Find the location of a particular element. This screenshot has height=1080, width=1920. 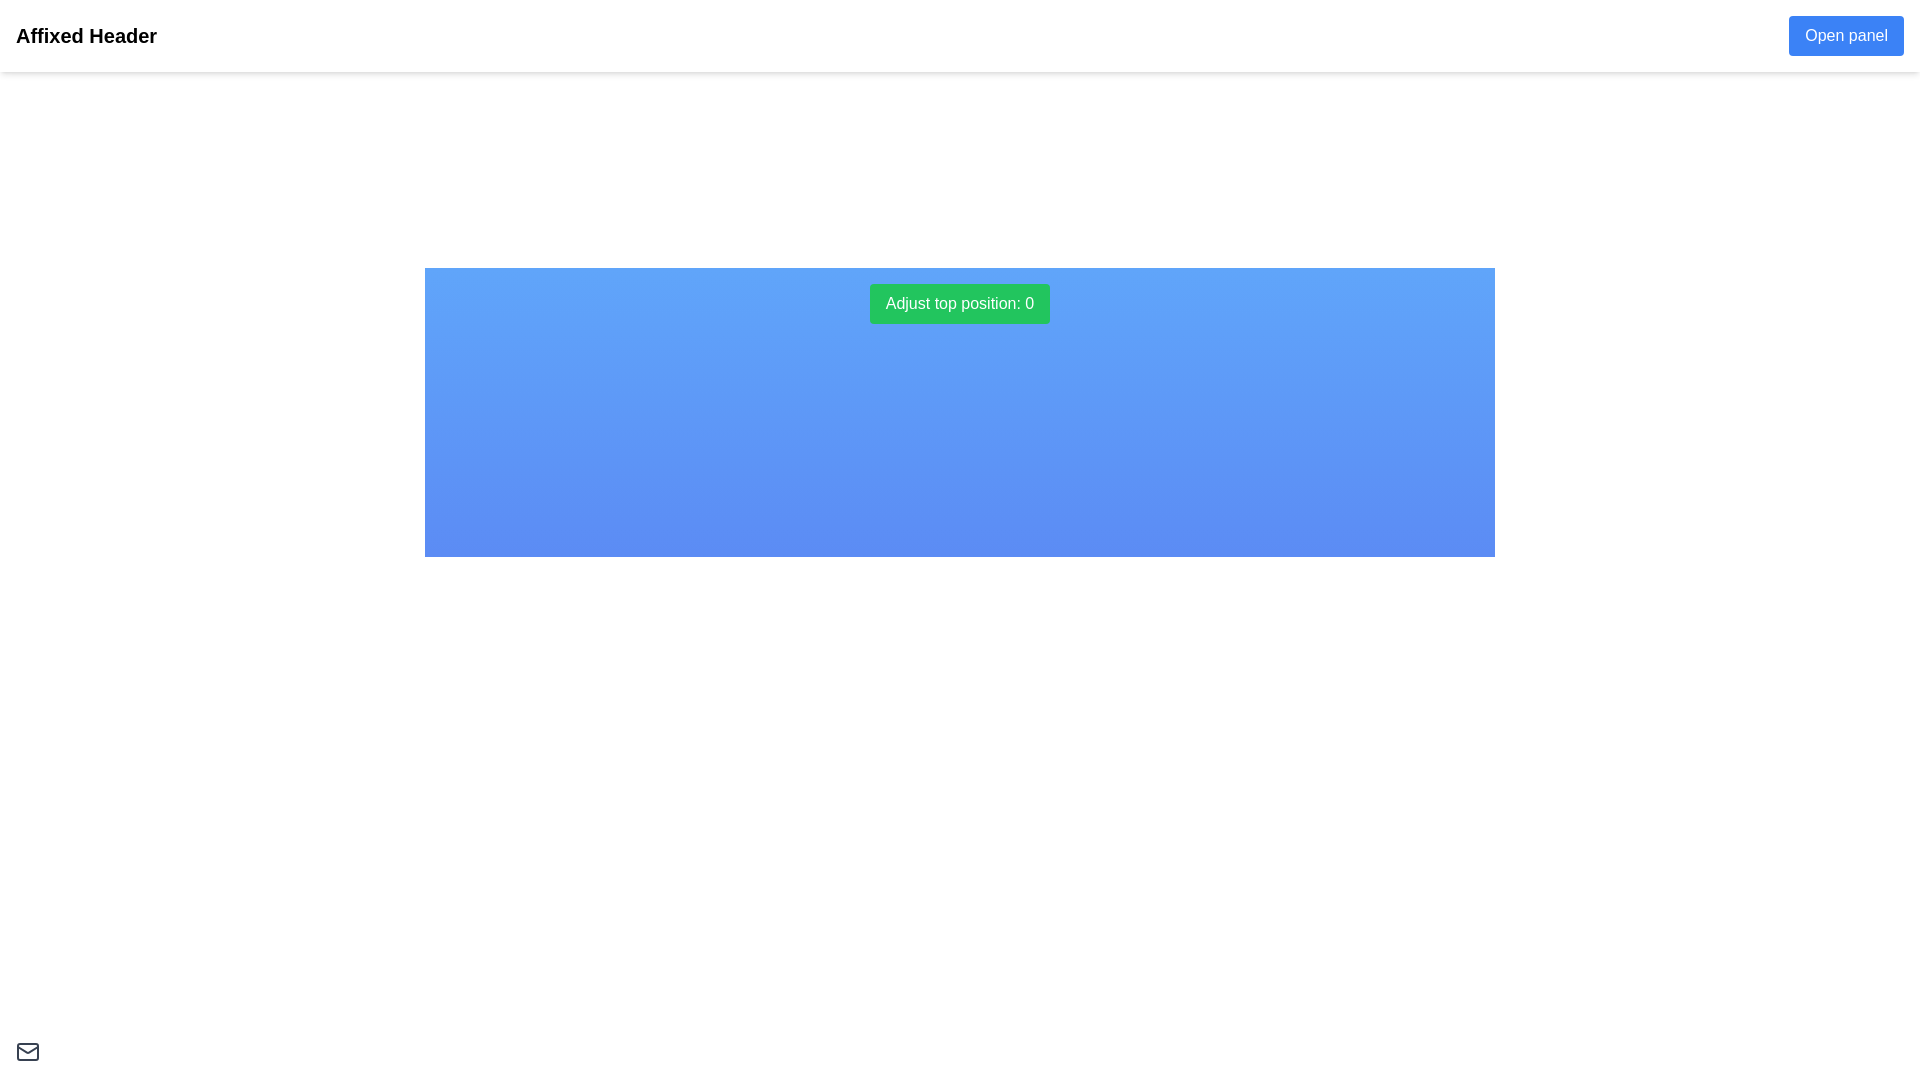

the gray envelope icon located in the bottom-left corner of the interface is located at coordinates (28, 1051).